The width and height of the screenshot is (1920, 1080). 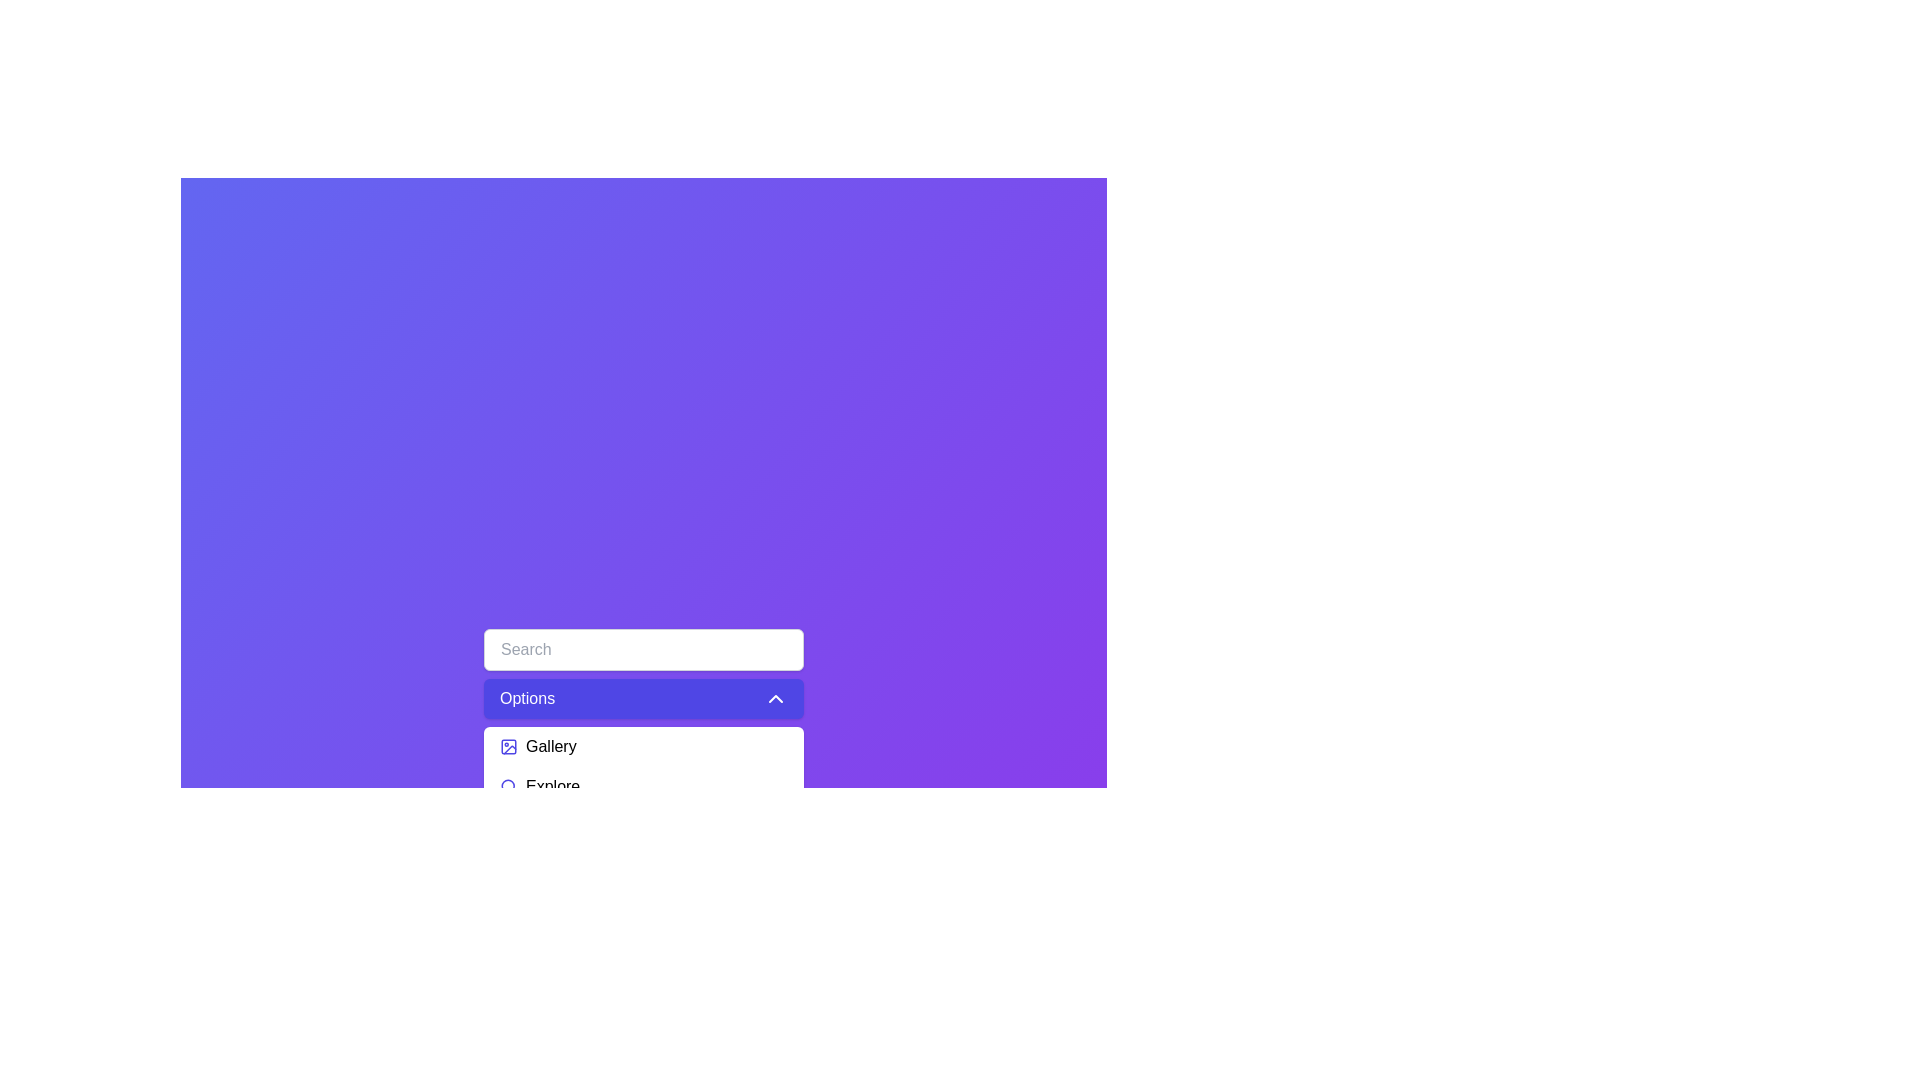 I want to click on the menu header to toggle the visibility of the menu options, so click(x=643, y=697).